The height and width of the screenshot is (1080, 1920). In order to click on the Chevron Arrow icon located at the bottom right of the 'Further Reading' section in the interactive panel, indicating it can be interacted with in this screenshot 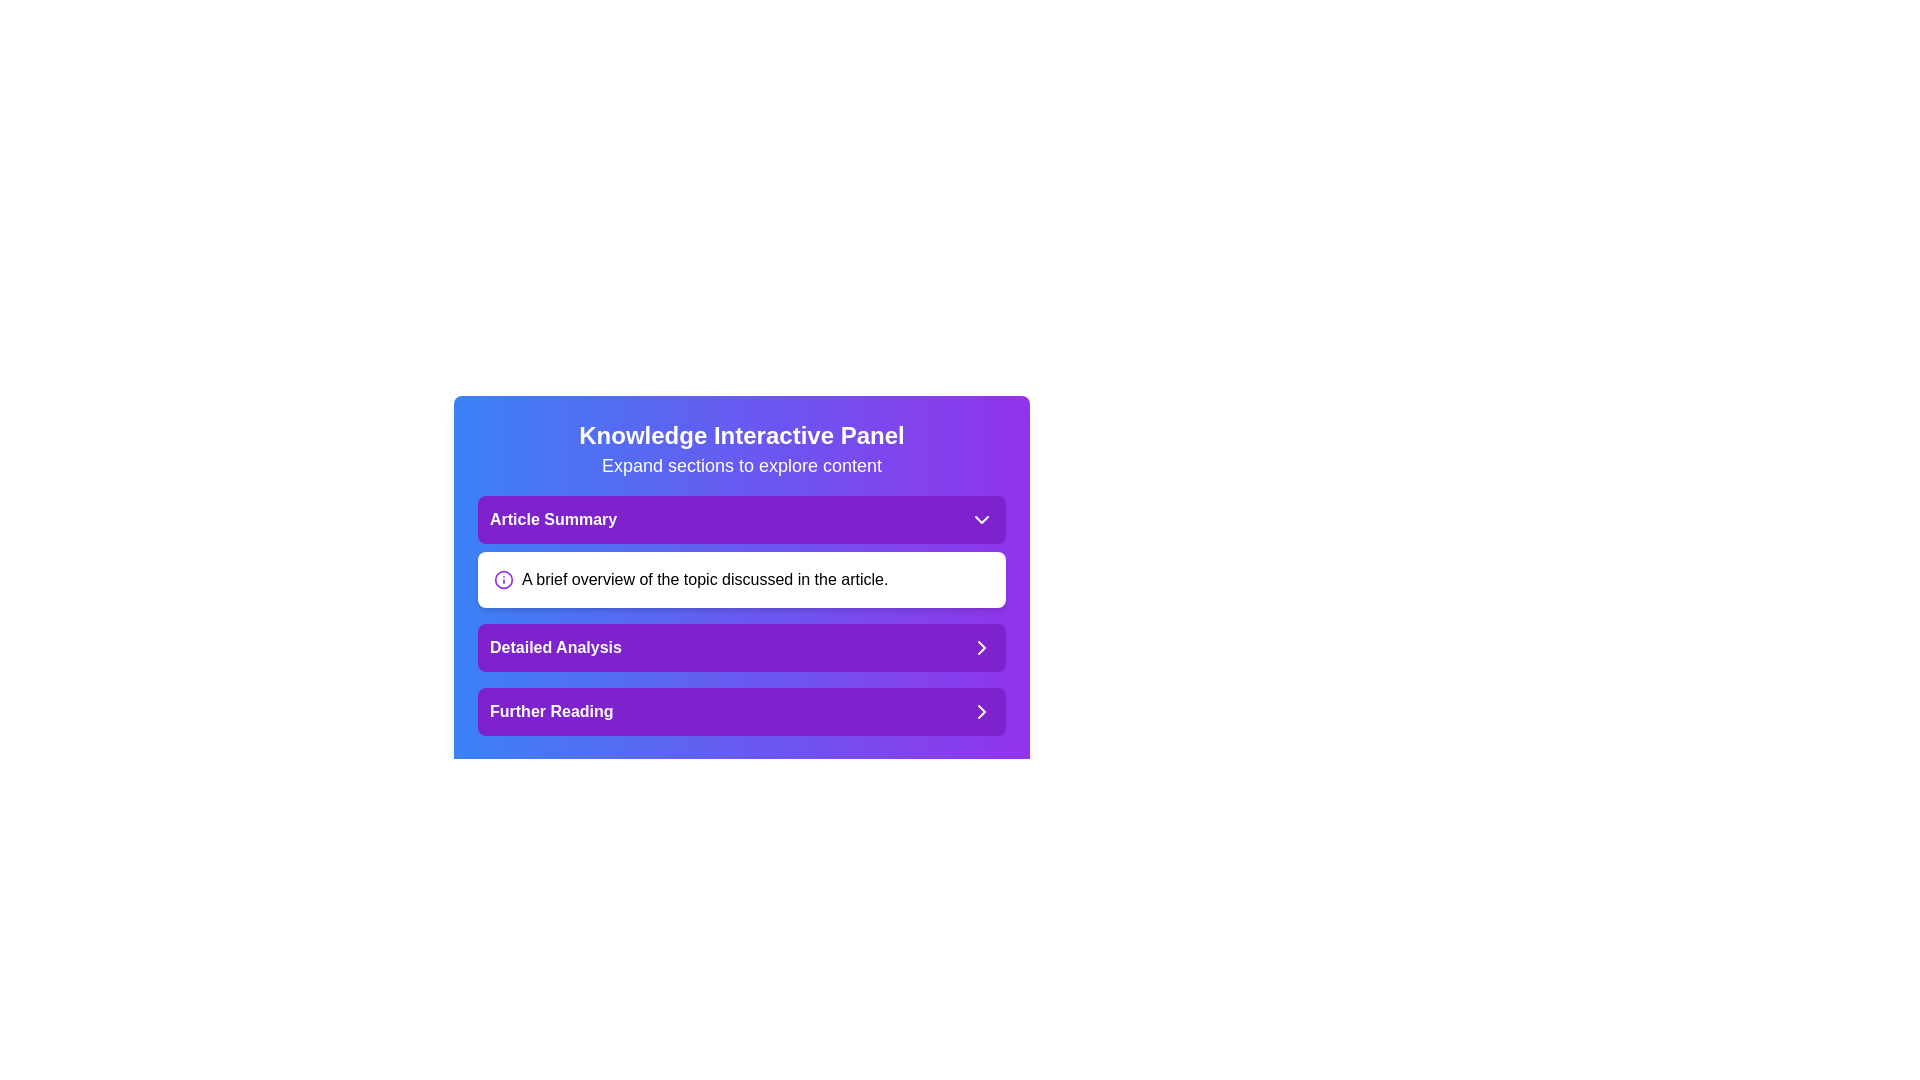, I will do `click(982, 711)`.